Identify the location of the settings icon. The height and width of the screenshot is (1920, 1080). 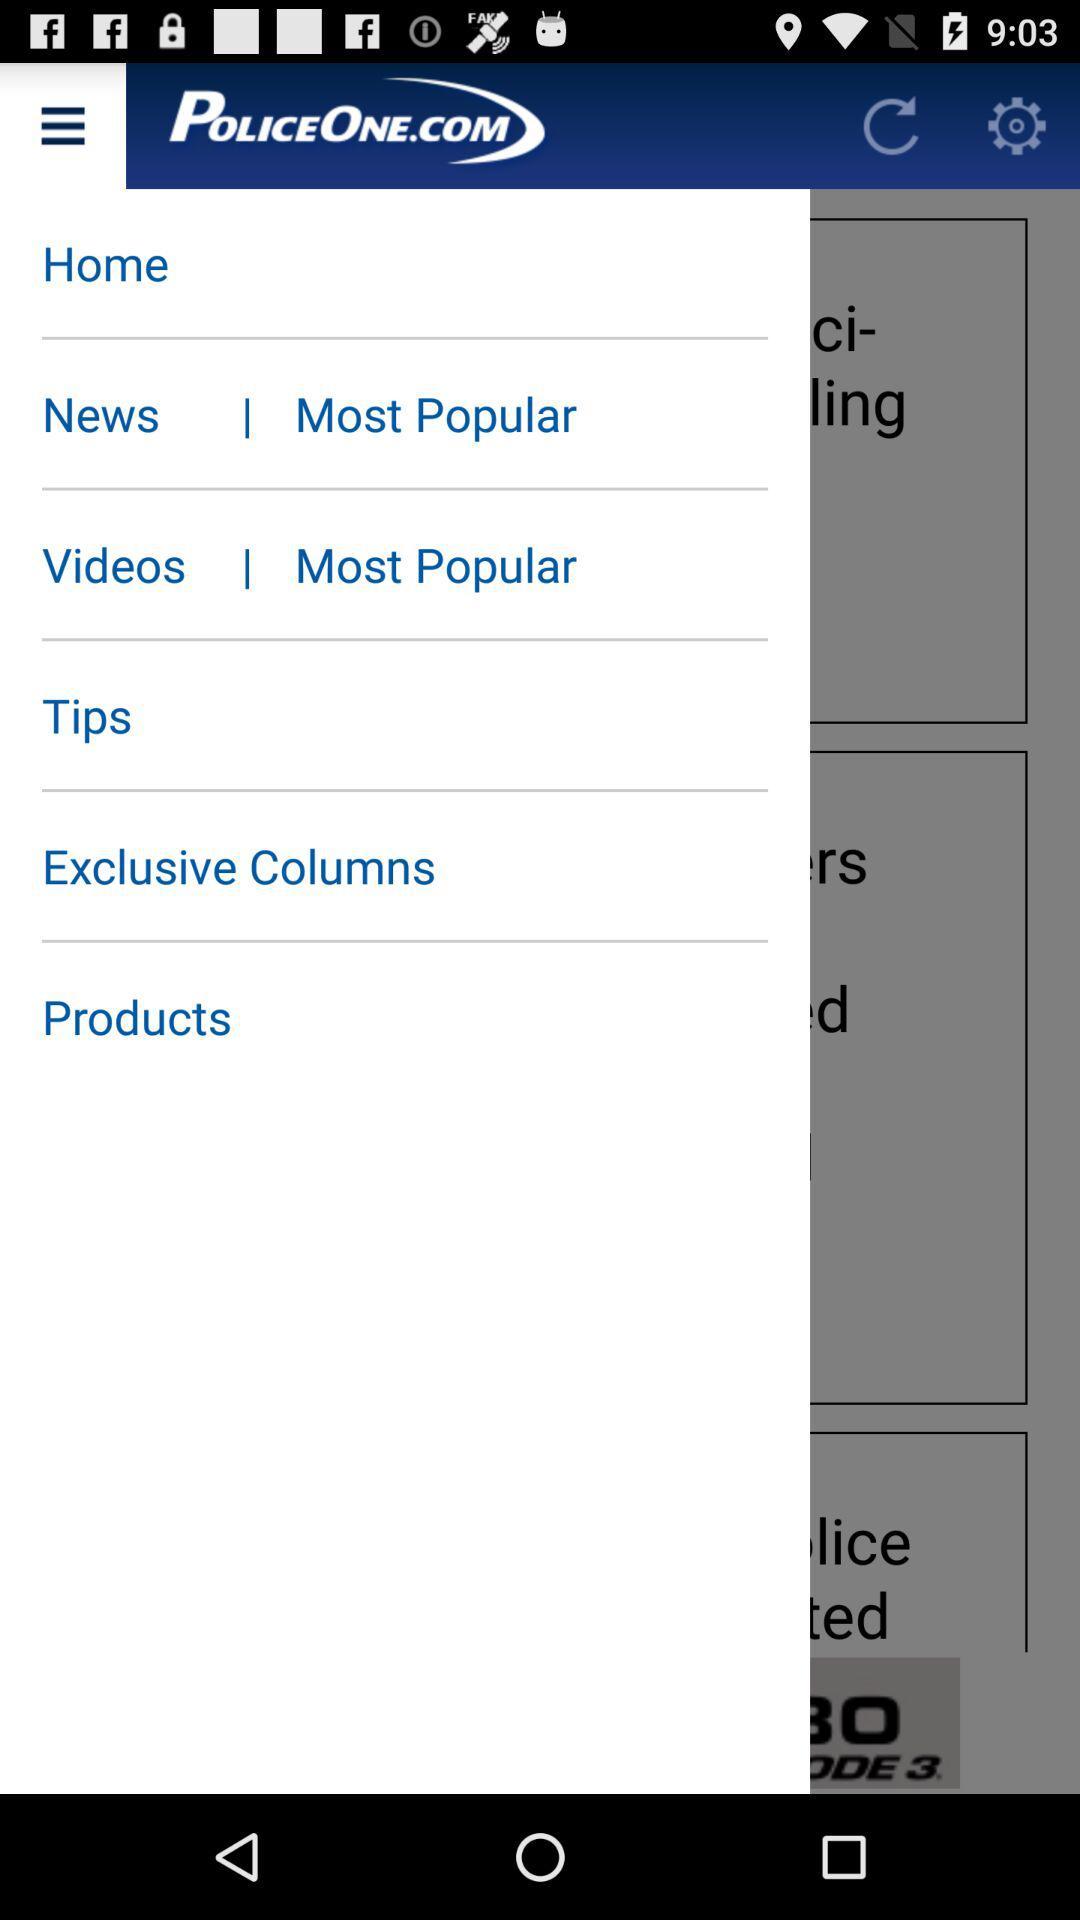
(1017, 133).